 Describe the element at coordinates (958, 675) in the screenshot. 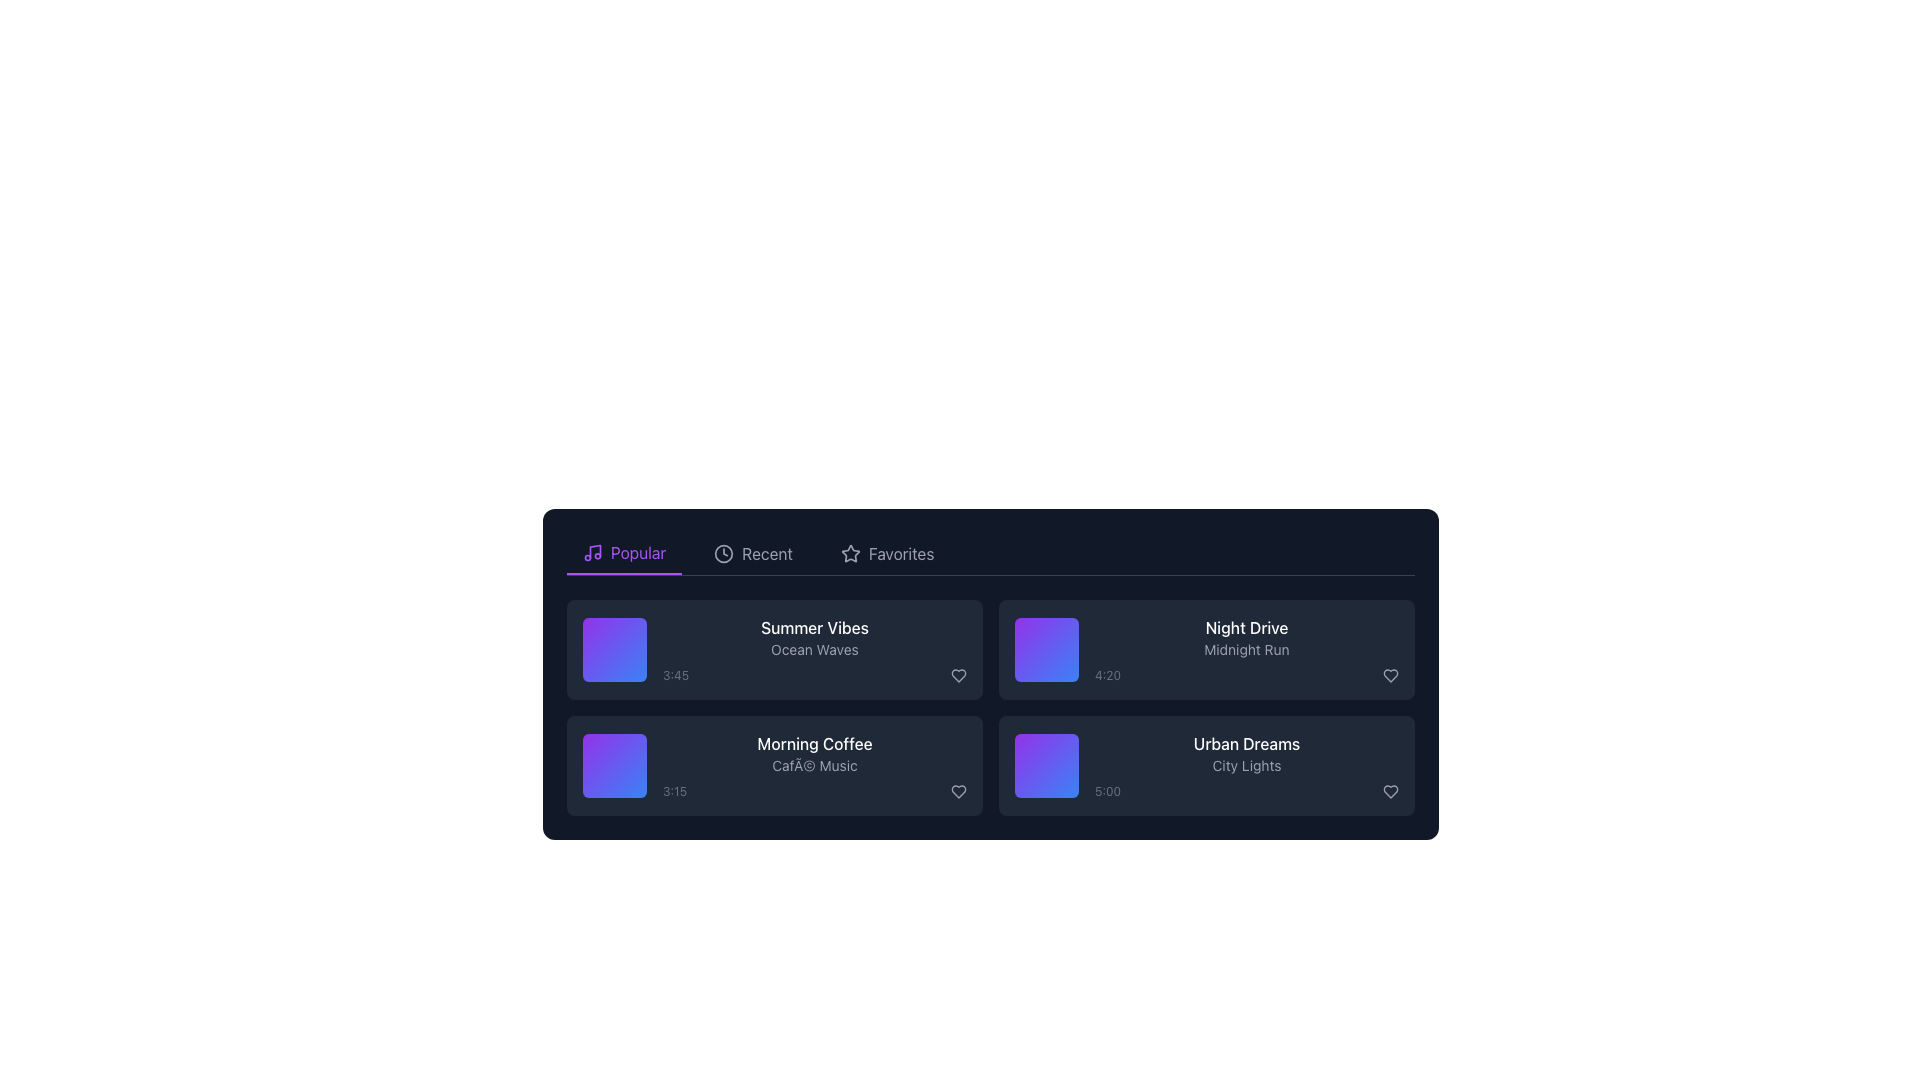

I see `the heart icon located at the bottom-right corner of the 'Summer Vibes, Ocean Waves' card in the 'Popular' section` at that location.